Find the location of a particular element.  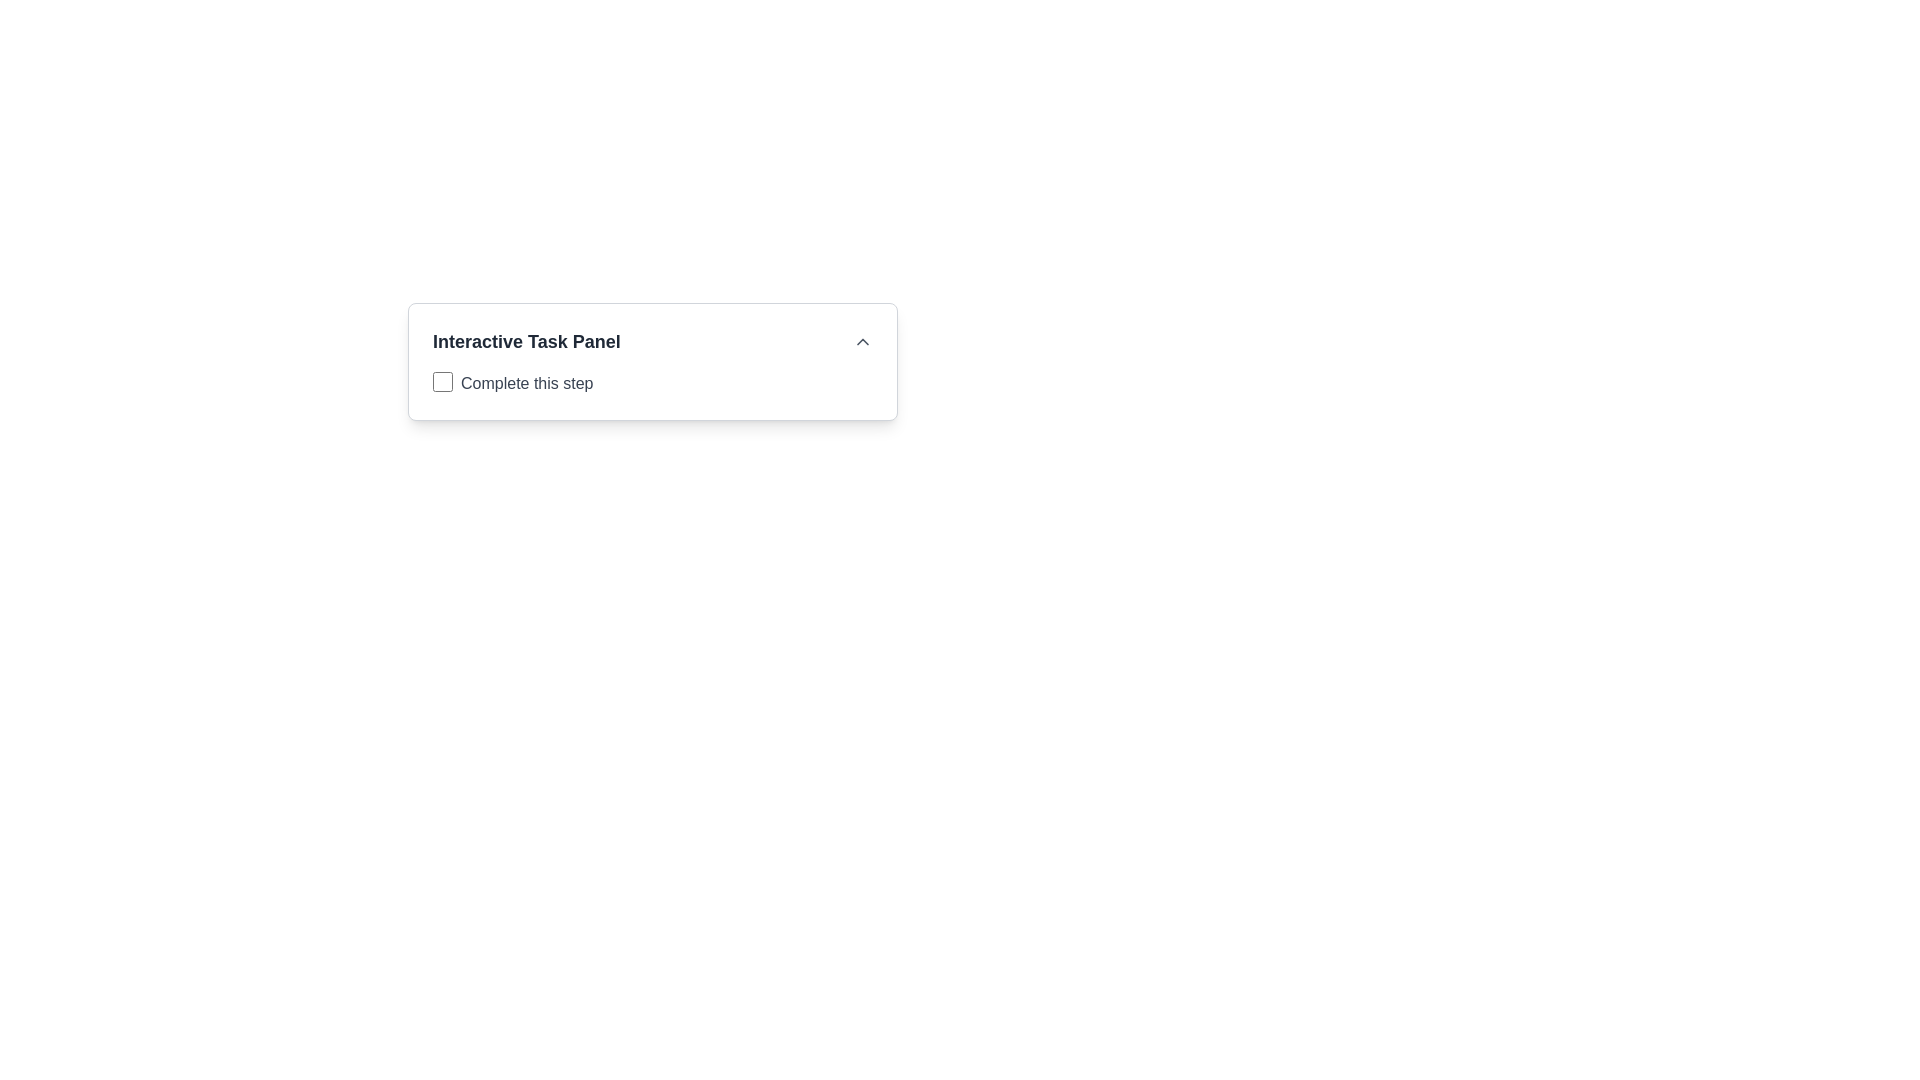

the button located on the far right of the header section of the 'Interactive Task Panel' to change its color is located at coordinates (863, 341).